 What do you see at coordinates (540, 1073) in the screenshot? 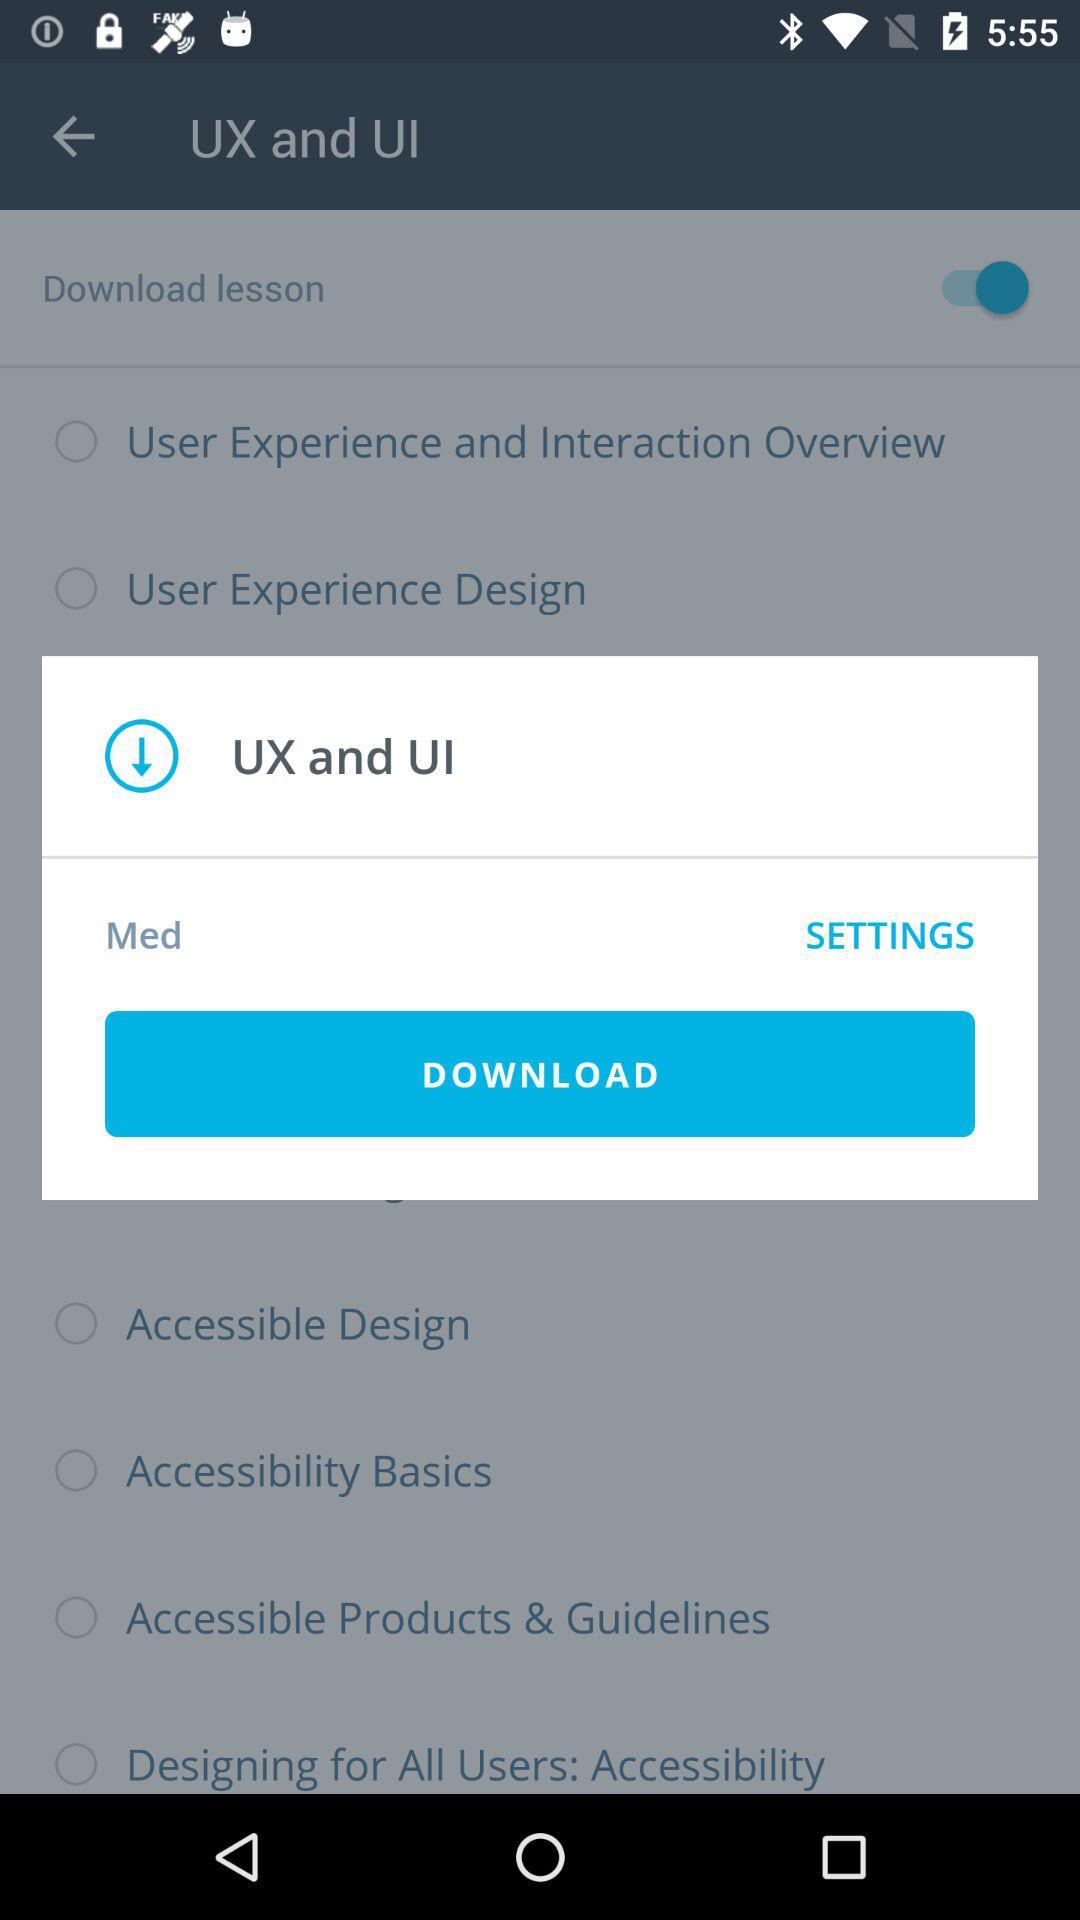
I see `the download` at bounding box center [540, 1073].